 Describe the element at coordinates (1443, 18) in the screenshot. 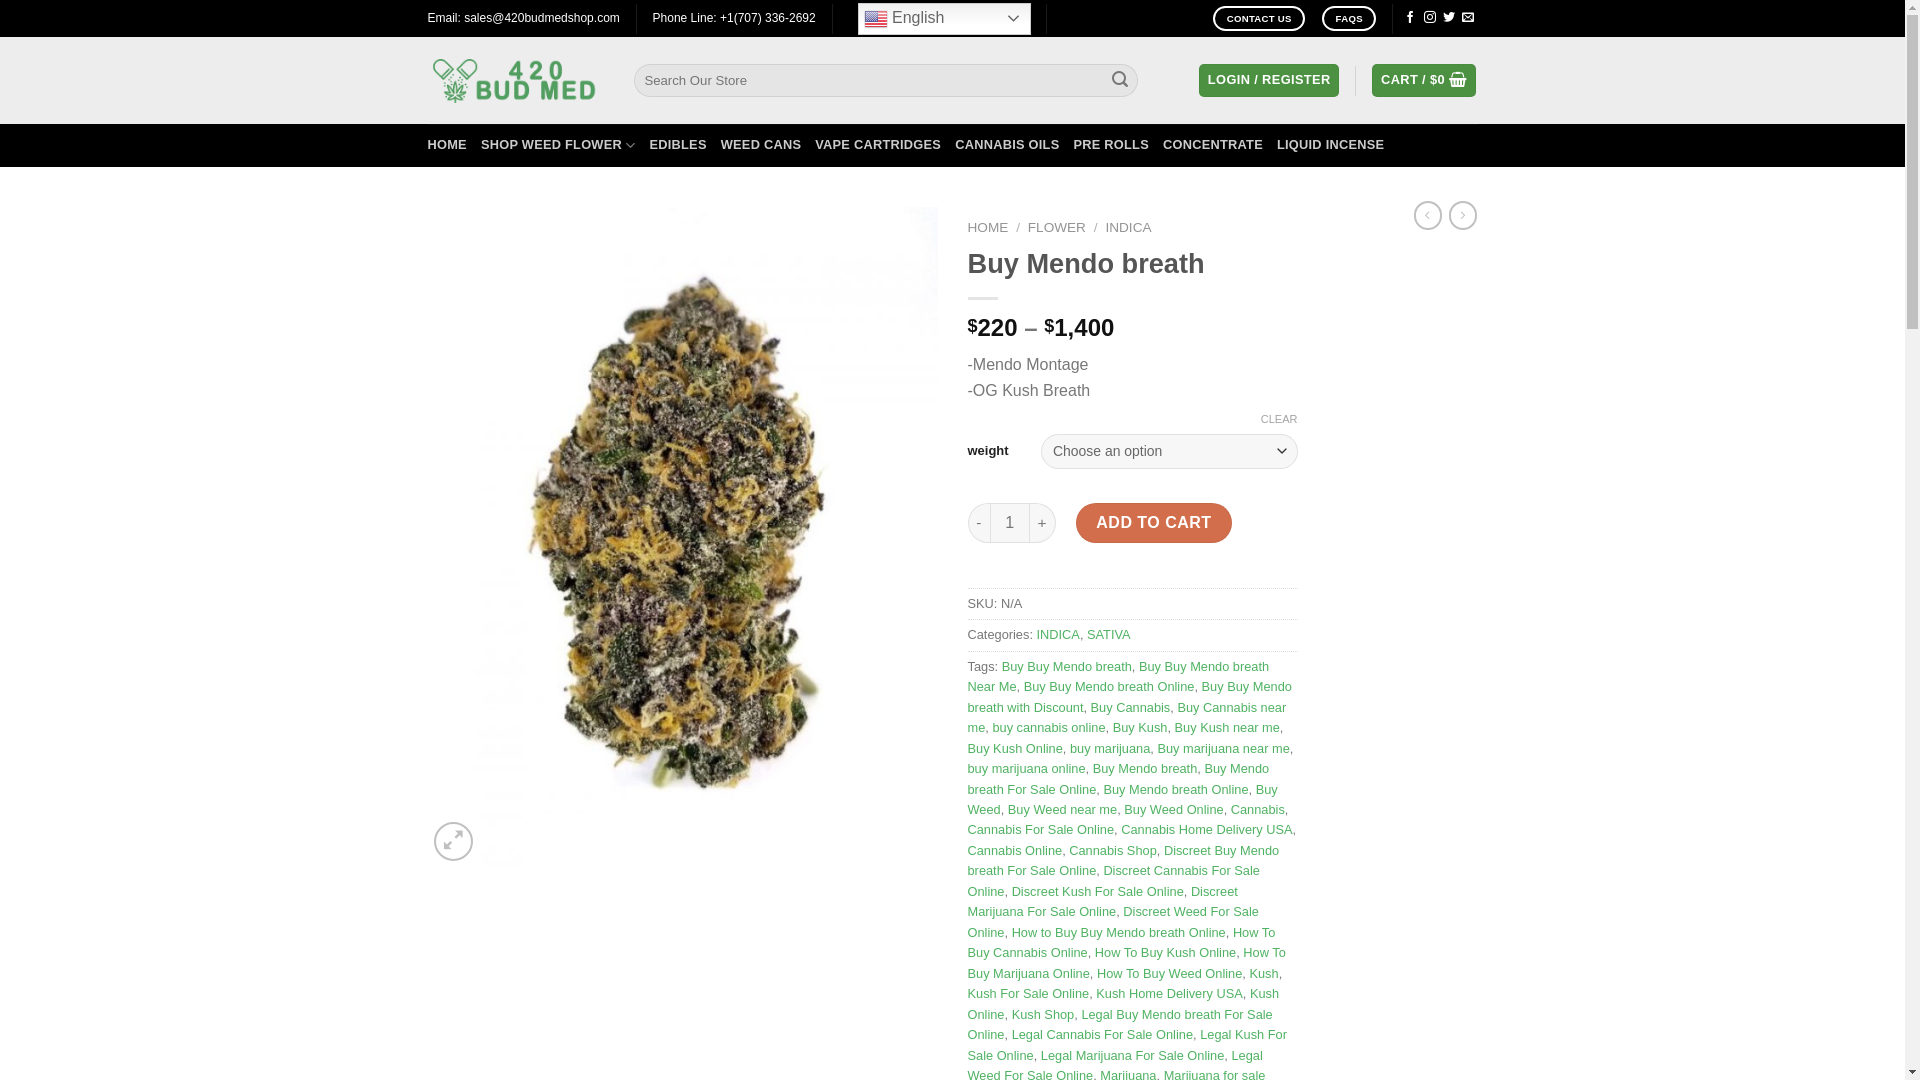

I see `'Follow on Twitter'` at that location.